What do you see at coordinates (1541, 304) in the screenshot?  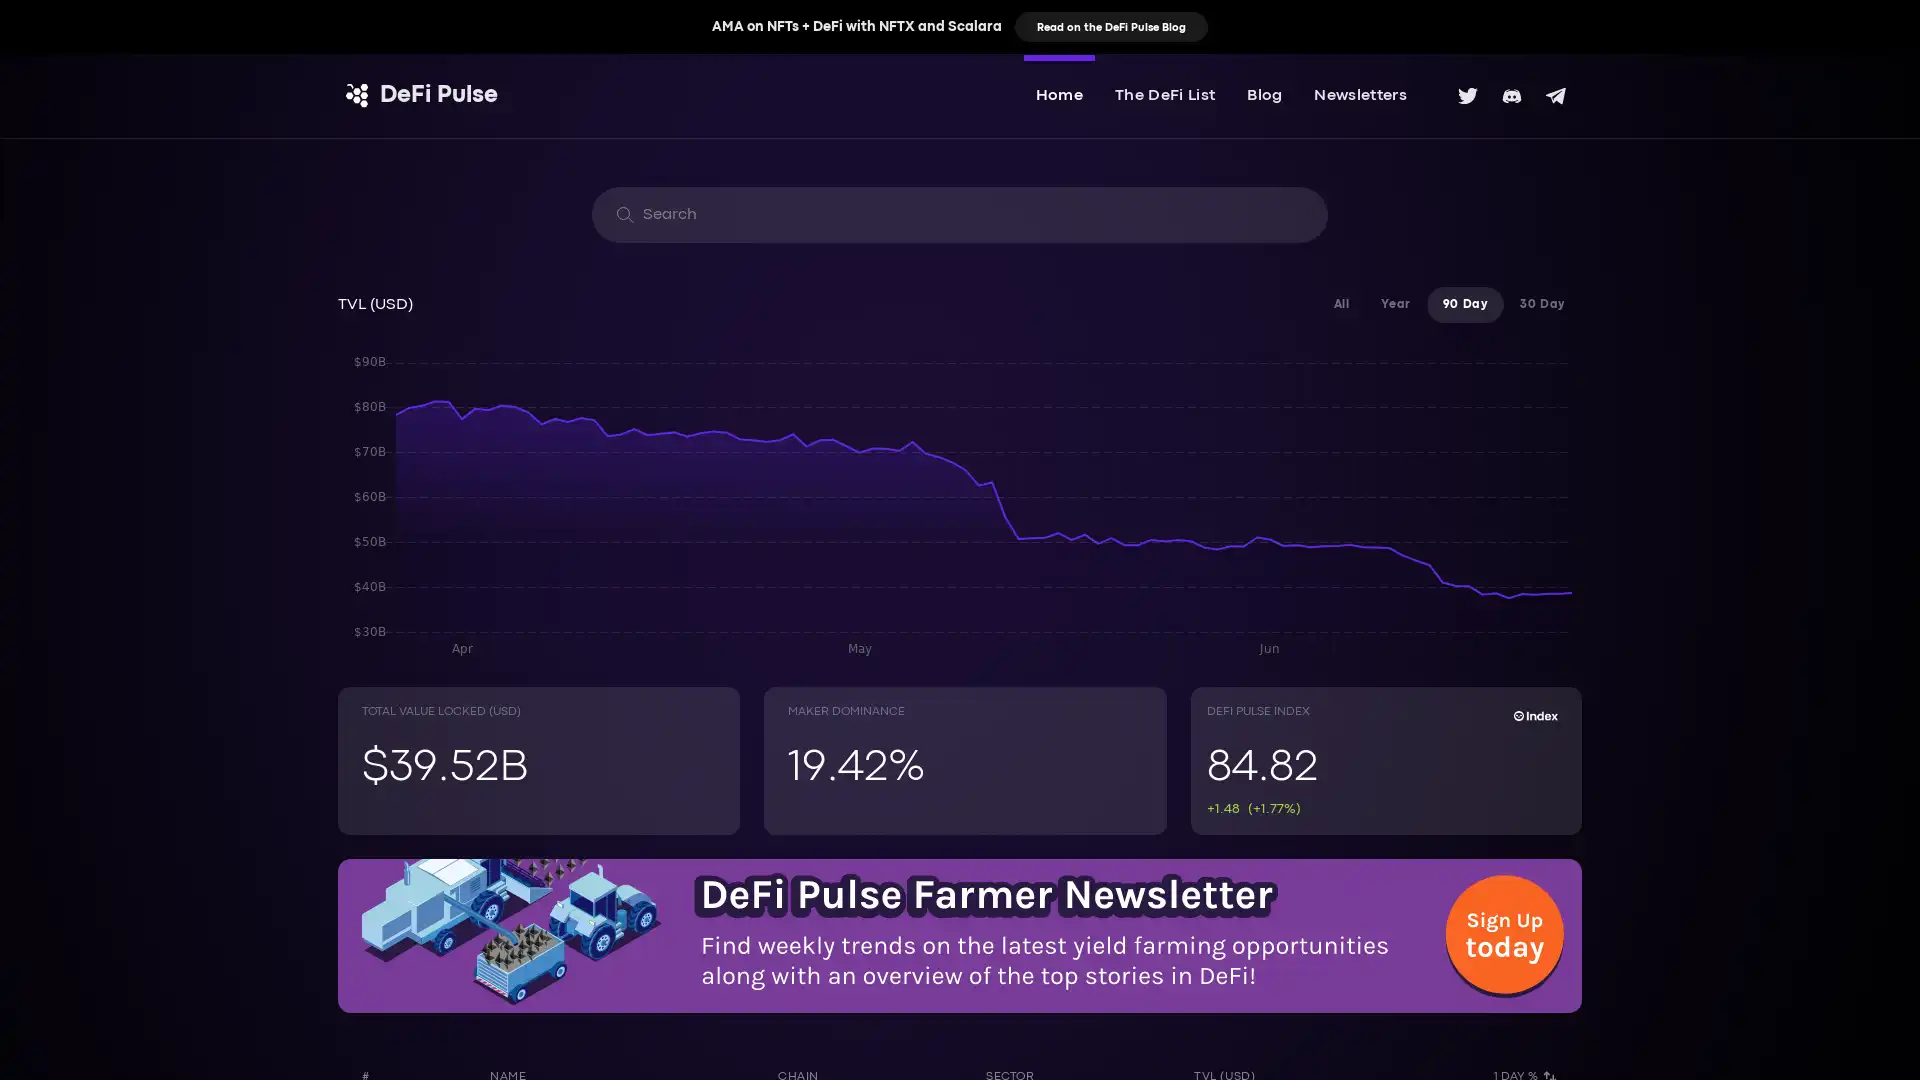 I see `30 Day` at bounding box center [1541, 304].